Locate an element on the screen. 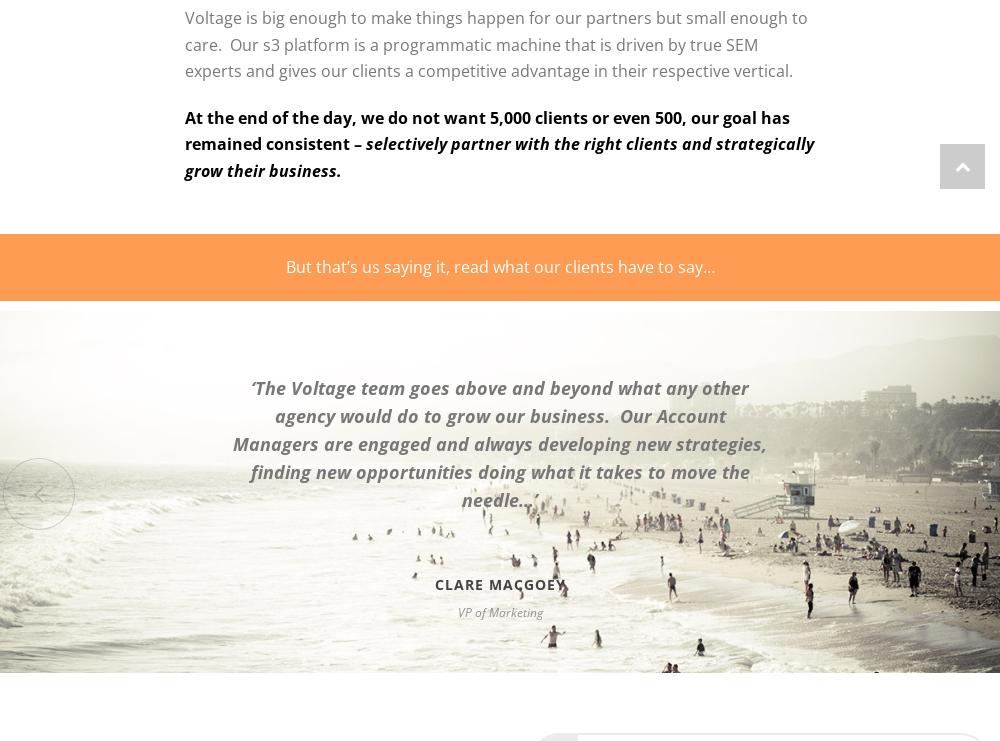 This screenshot has height=741, width=1000. 'Voltage is big enough to make things happen for our partners but small enough to care.' is located at coordinates (495, 30).